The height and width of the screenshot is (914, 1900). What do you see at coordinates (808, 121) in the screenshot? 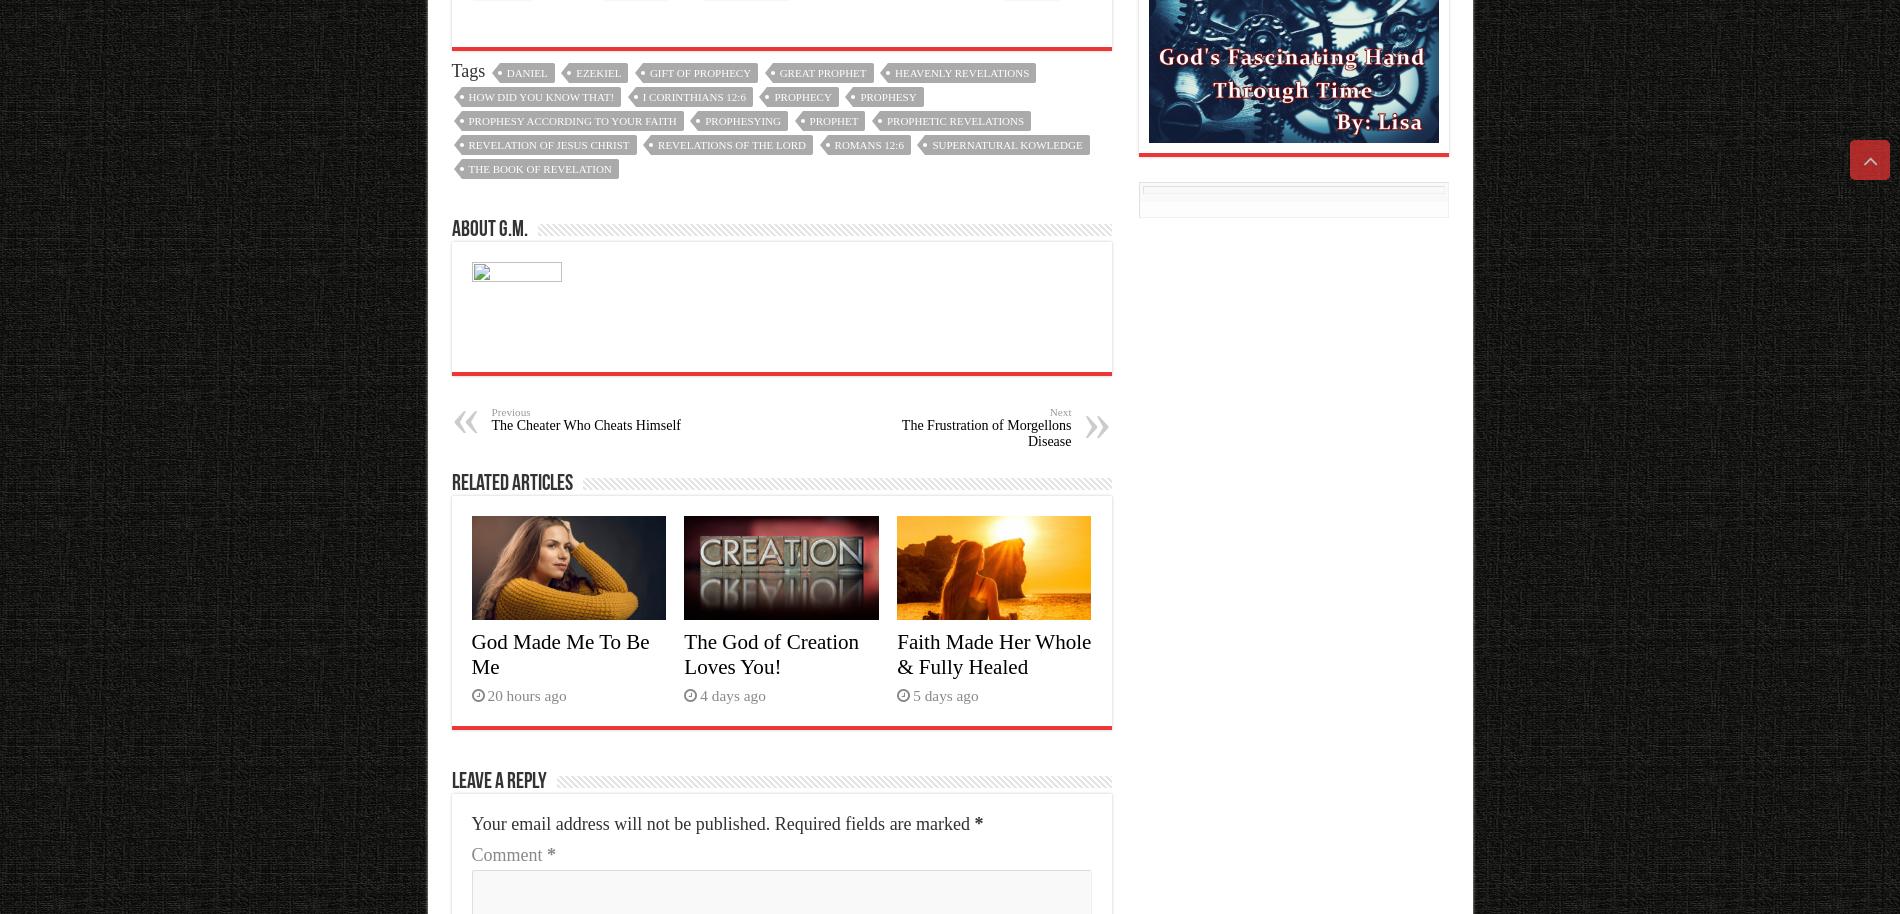
I see `'prophet'` at bounding box center [808, 121].